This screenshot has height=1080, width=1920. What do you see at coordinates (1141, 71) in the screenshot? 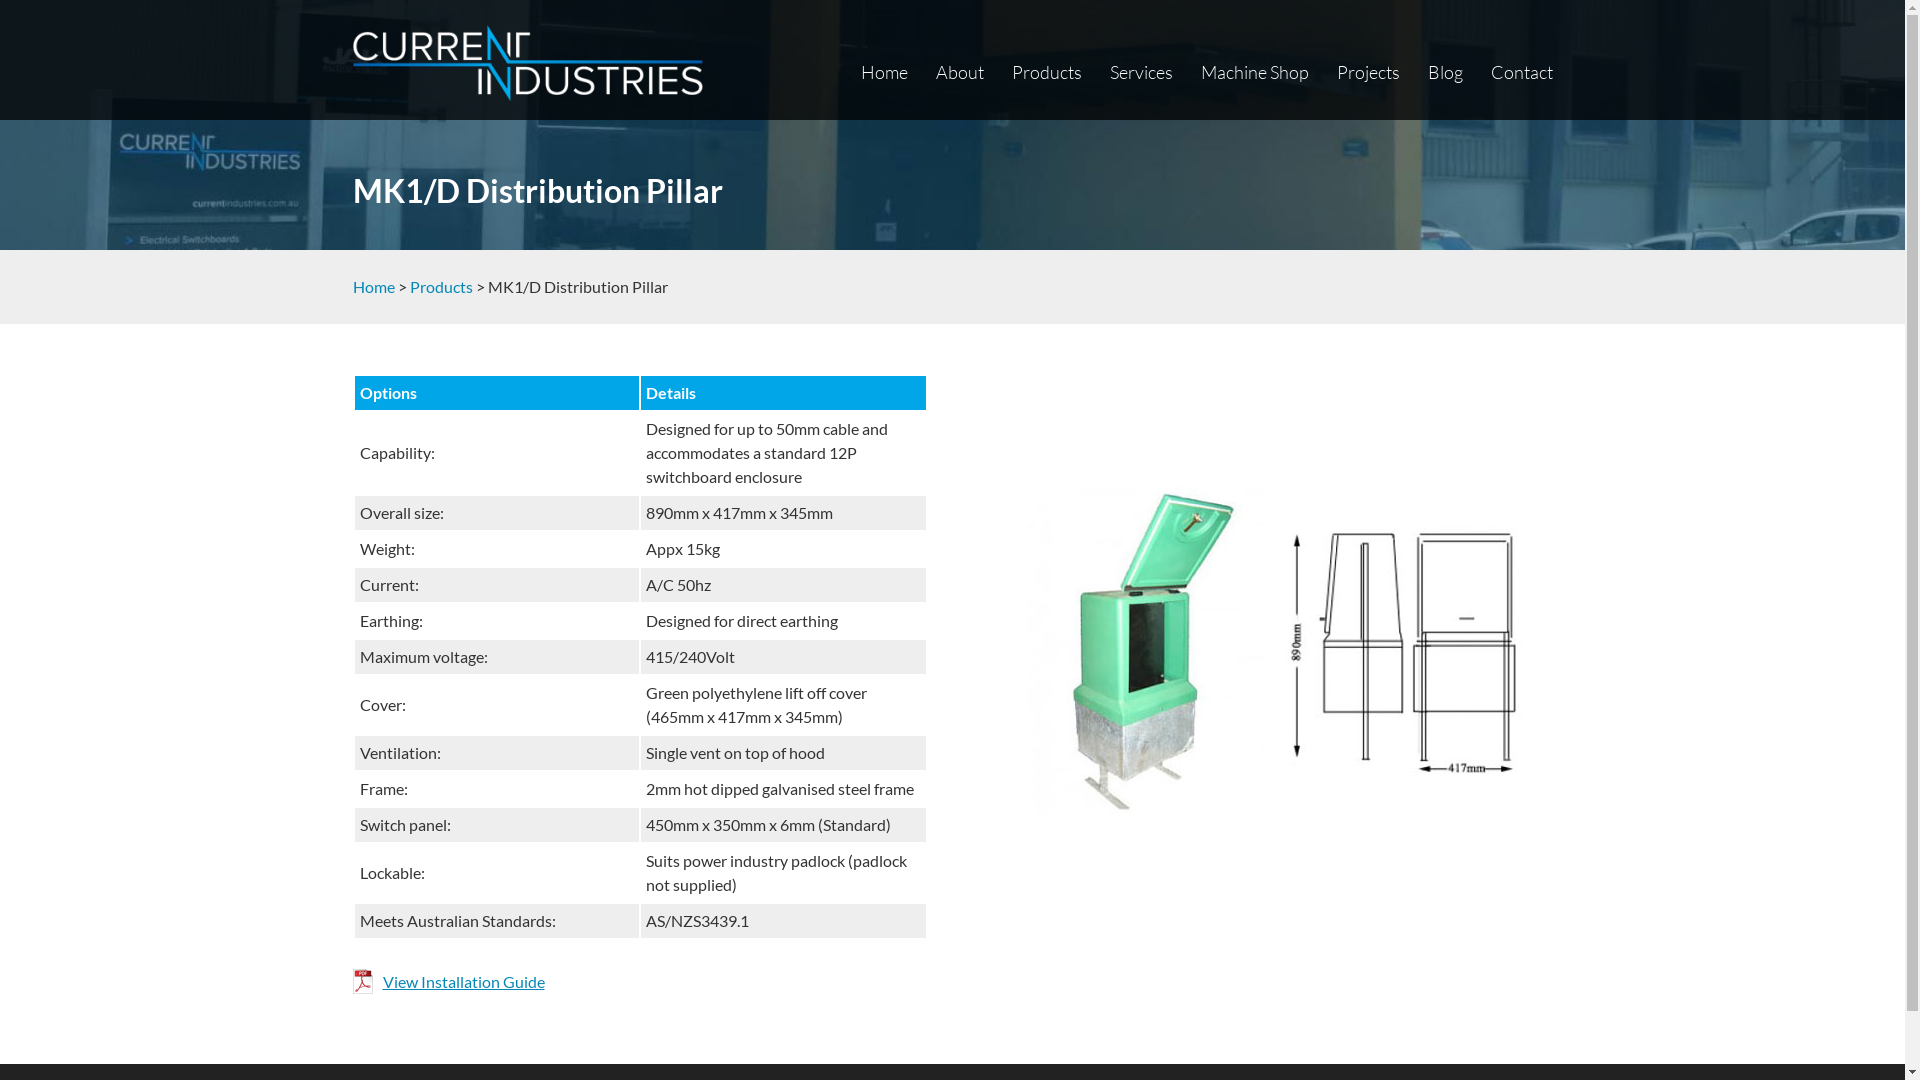
I see `'Services'` at bounding box center [1141, 71].